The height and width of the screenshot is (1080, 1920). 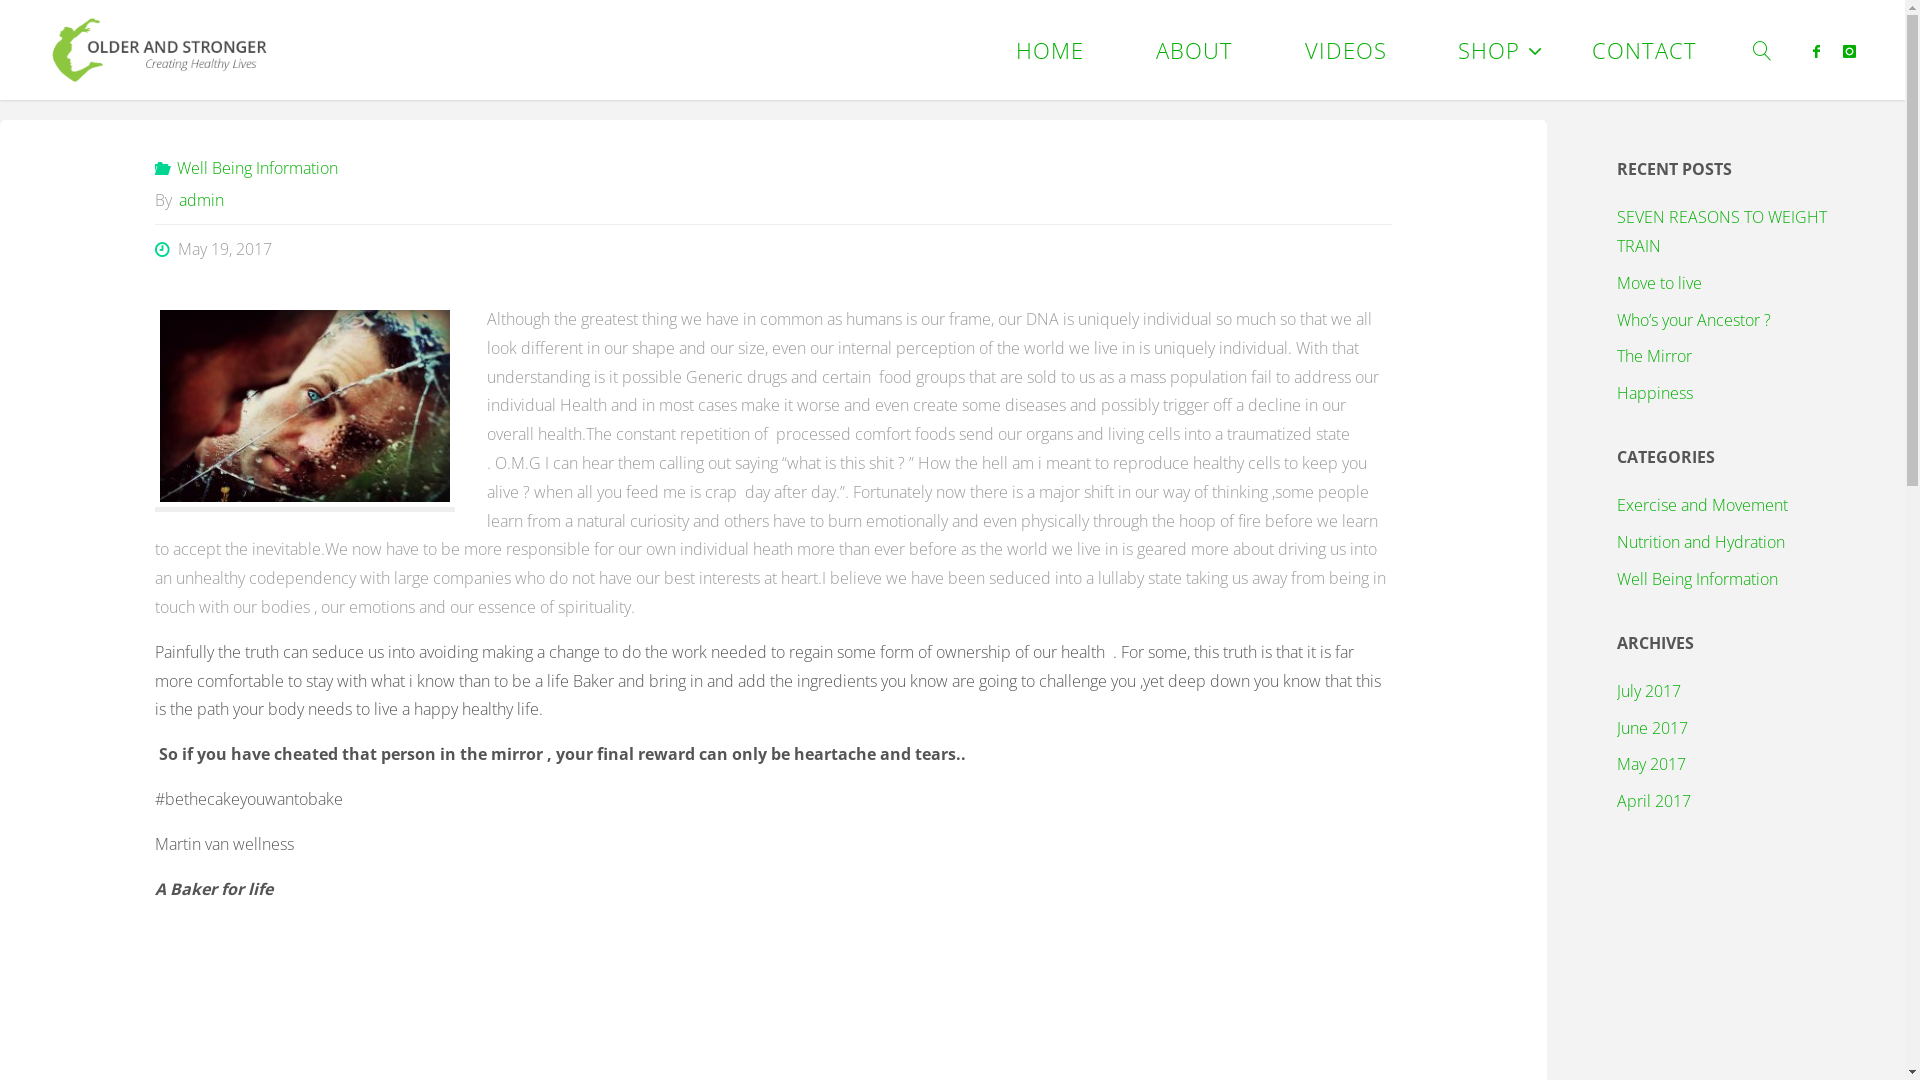 I want to click on 'CONTACT', so click(x=1644, y=49).